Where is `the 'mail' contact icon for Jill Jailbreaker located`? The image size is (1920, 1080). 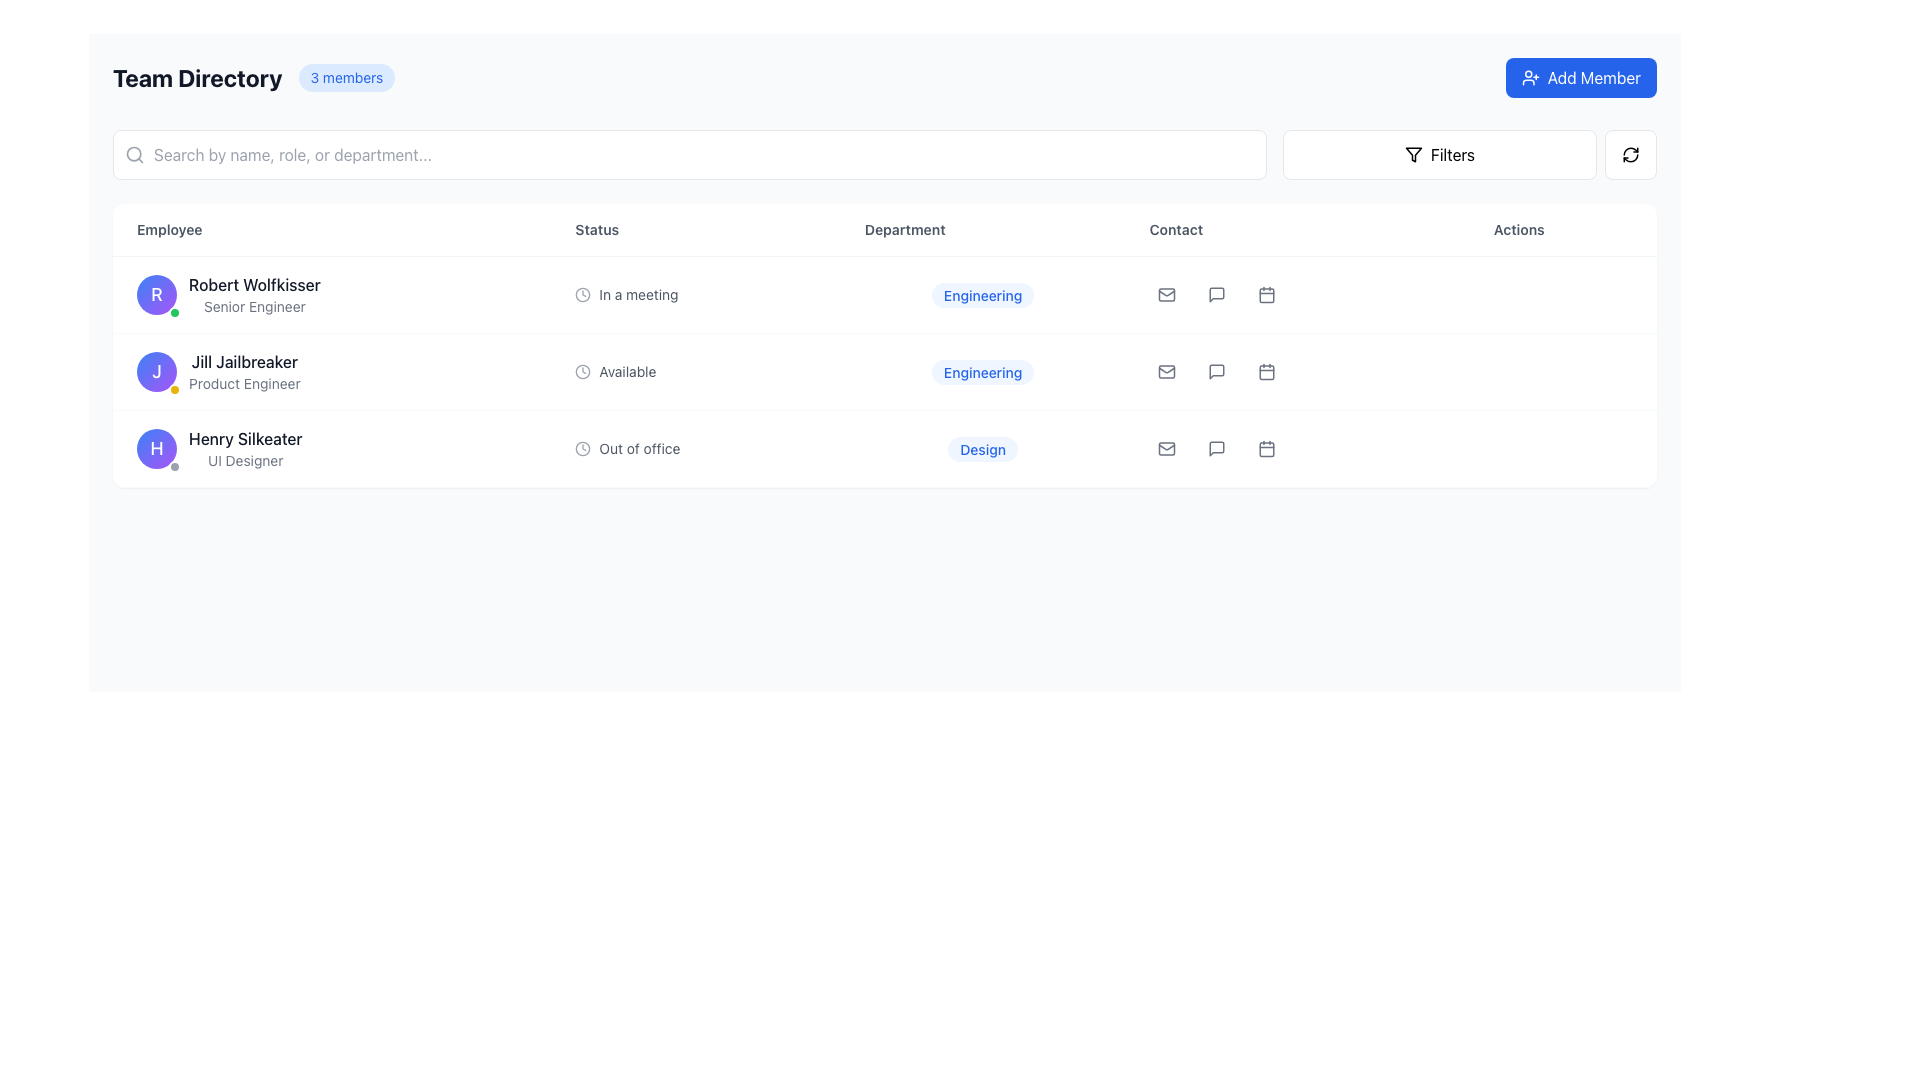
the 'mail' contact icon for Jill Jailbreaker located is located at coordinates (1166, 371).